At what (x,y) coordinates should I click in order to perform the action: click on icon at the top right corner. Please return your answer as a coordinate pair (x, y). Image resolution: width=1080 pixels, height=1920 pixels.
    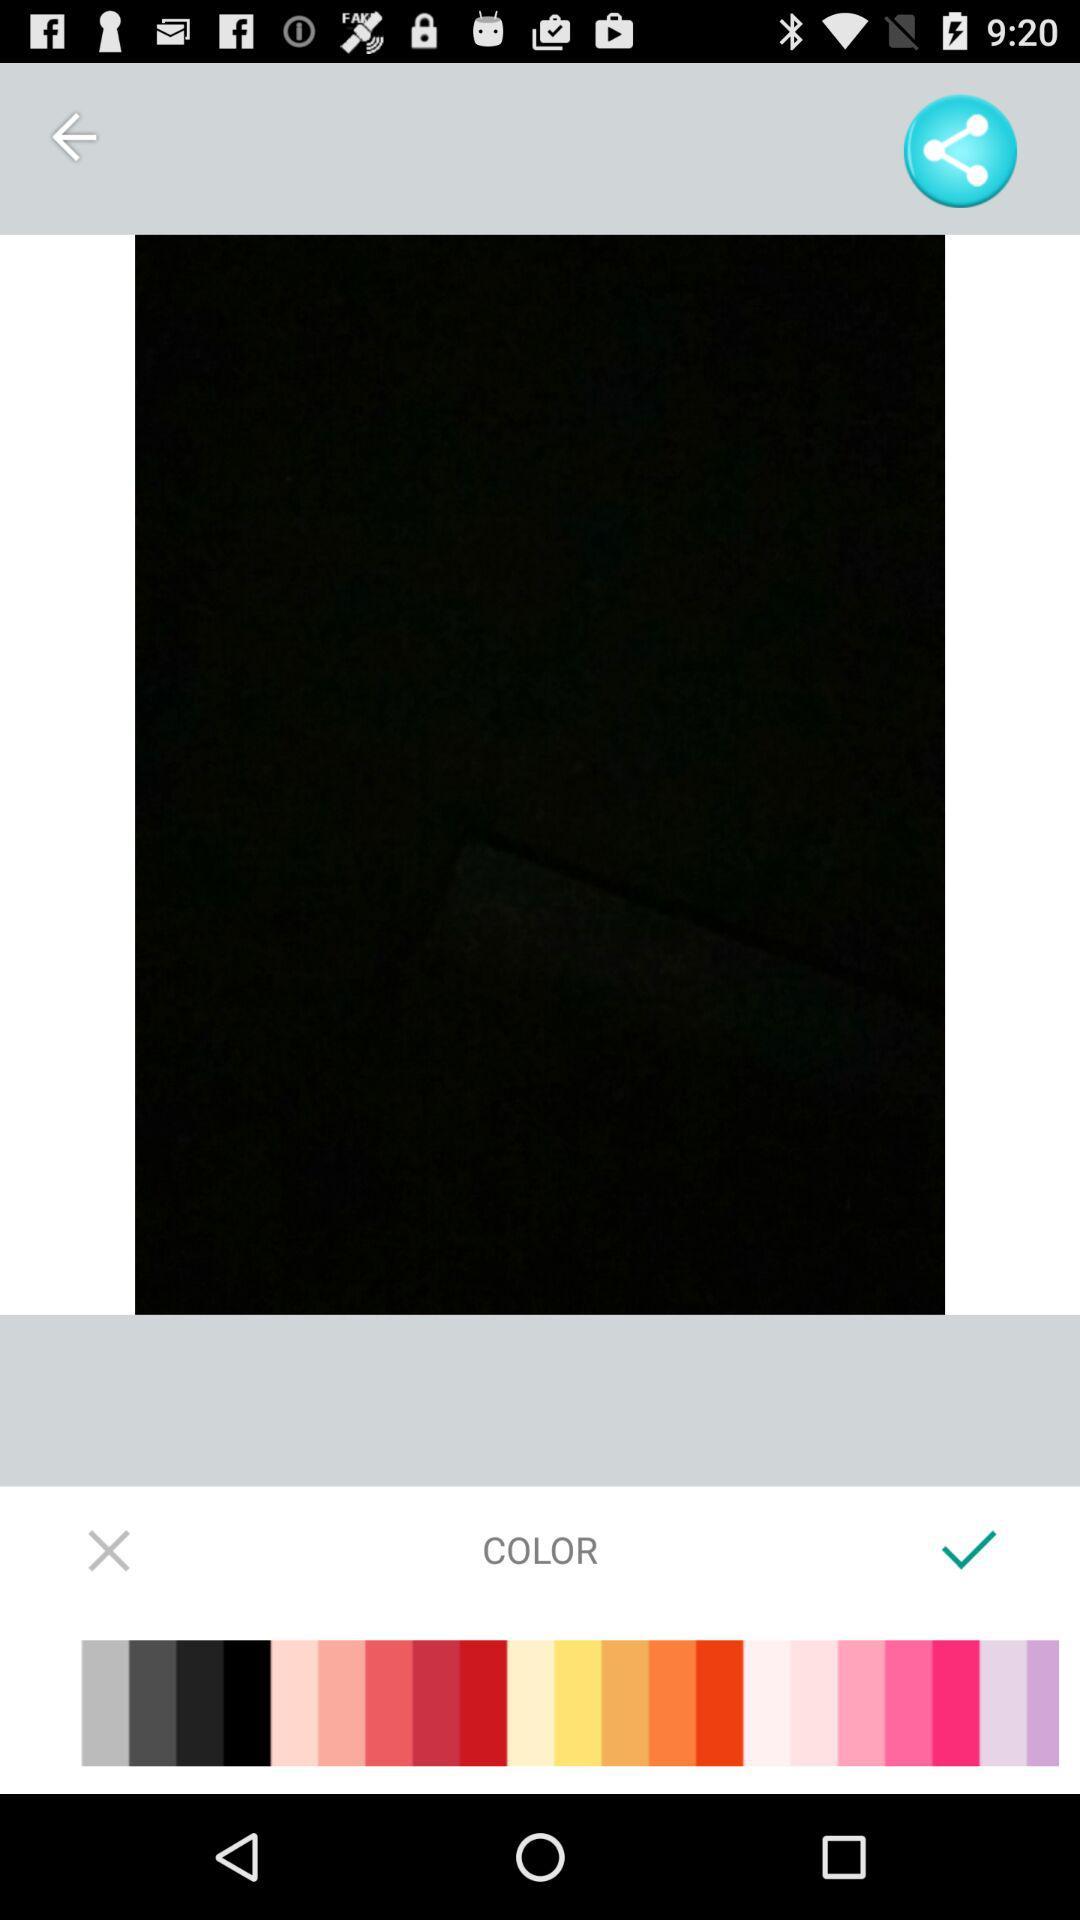
    Looking at the image, I should click on (959, 150).